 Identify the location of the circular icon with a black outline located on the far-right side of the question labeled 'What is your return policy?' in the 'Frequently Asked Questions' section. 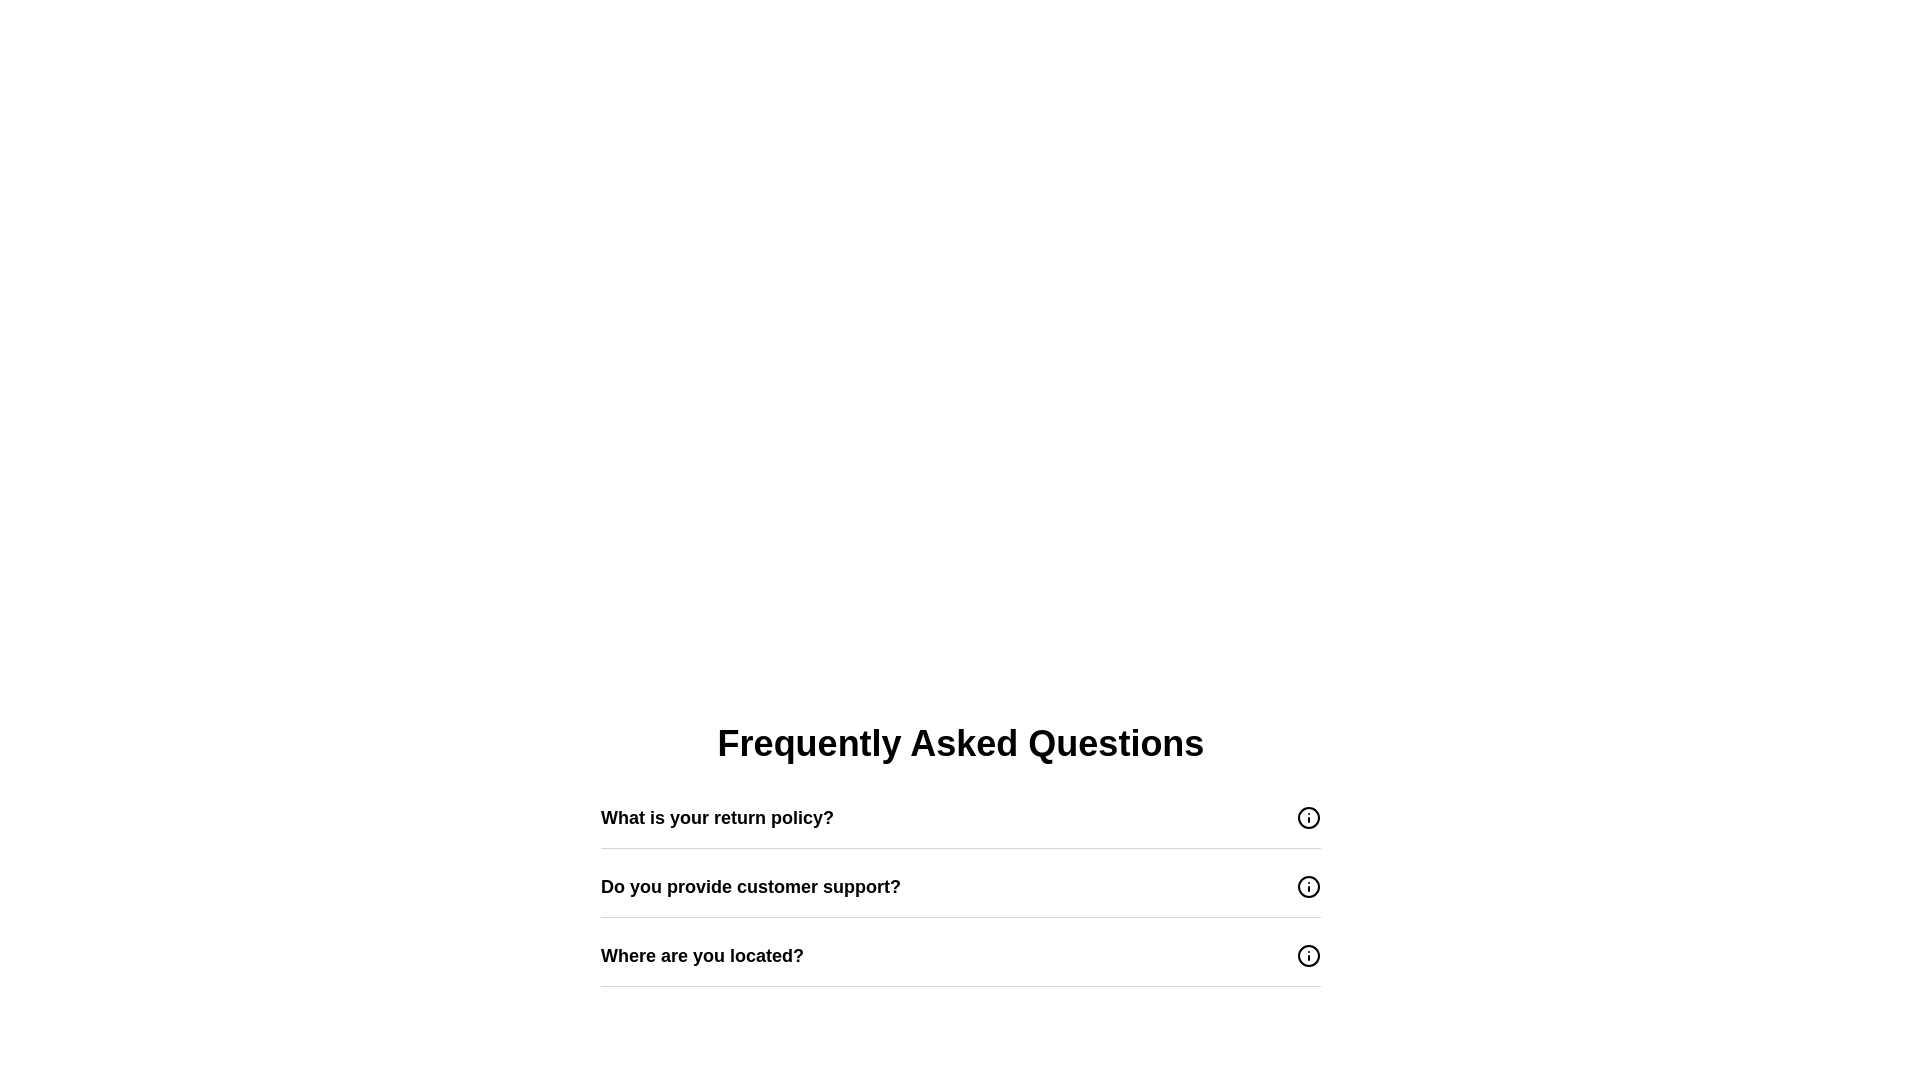
(1309, 817).